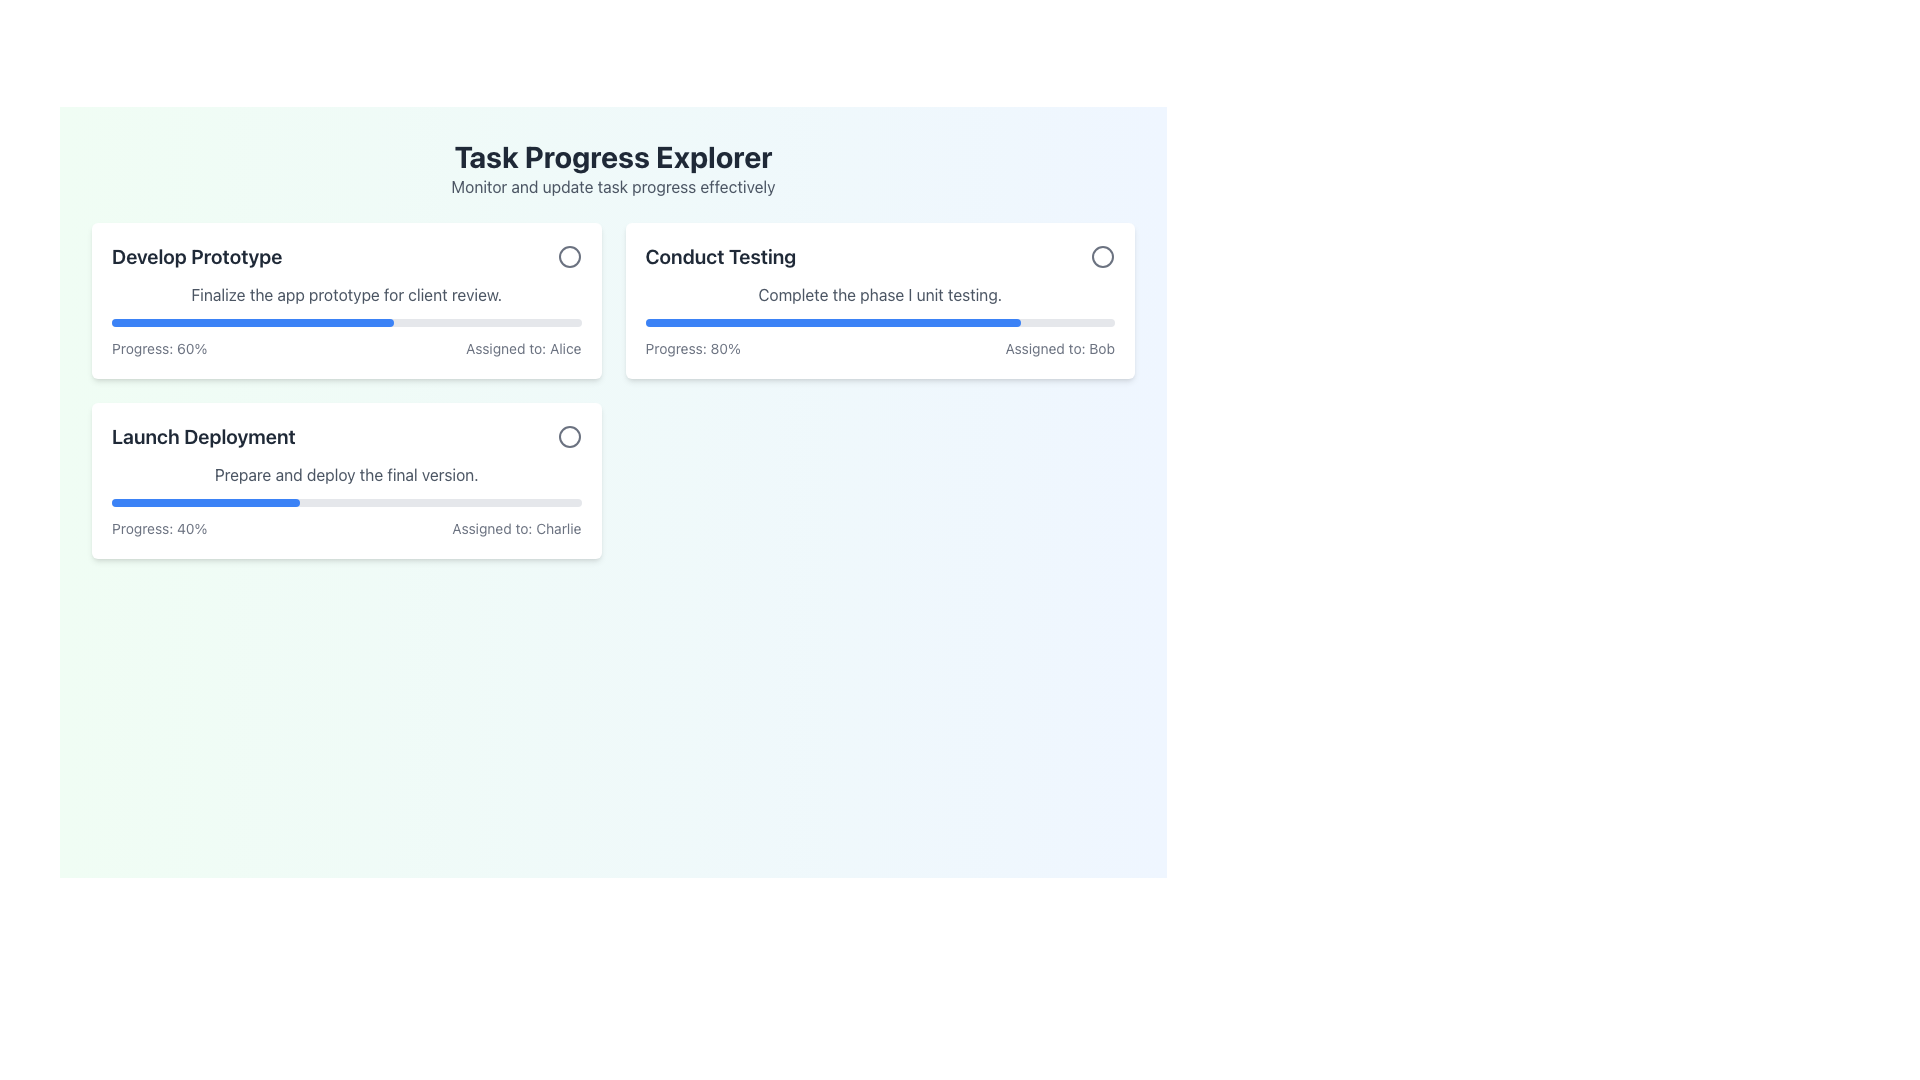  I want to click on the text label that reads 'Assigned to: Charlie' located in the bottom-right corner of the 'Launch Deployment' card, so click(516, 527).